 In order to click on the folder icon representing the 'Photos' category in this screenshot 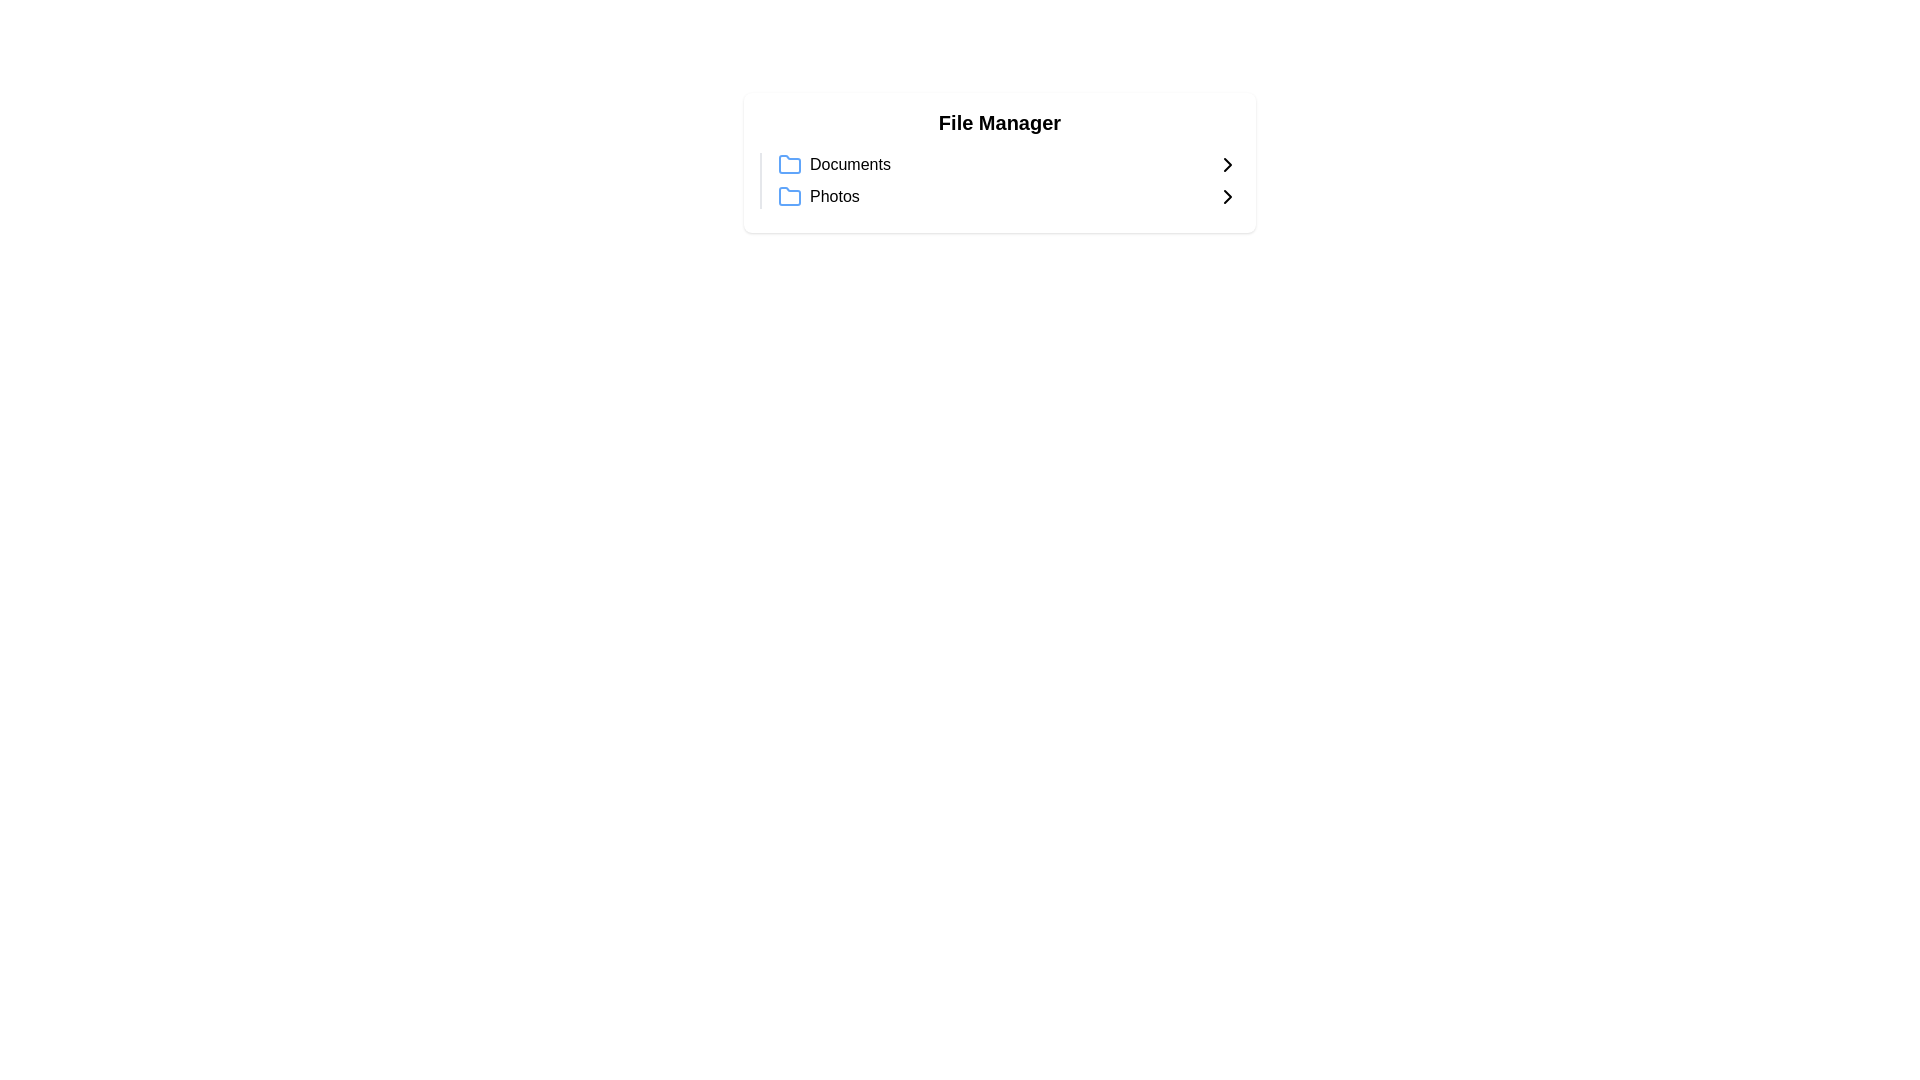, I will do `click(789, 196)`.